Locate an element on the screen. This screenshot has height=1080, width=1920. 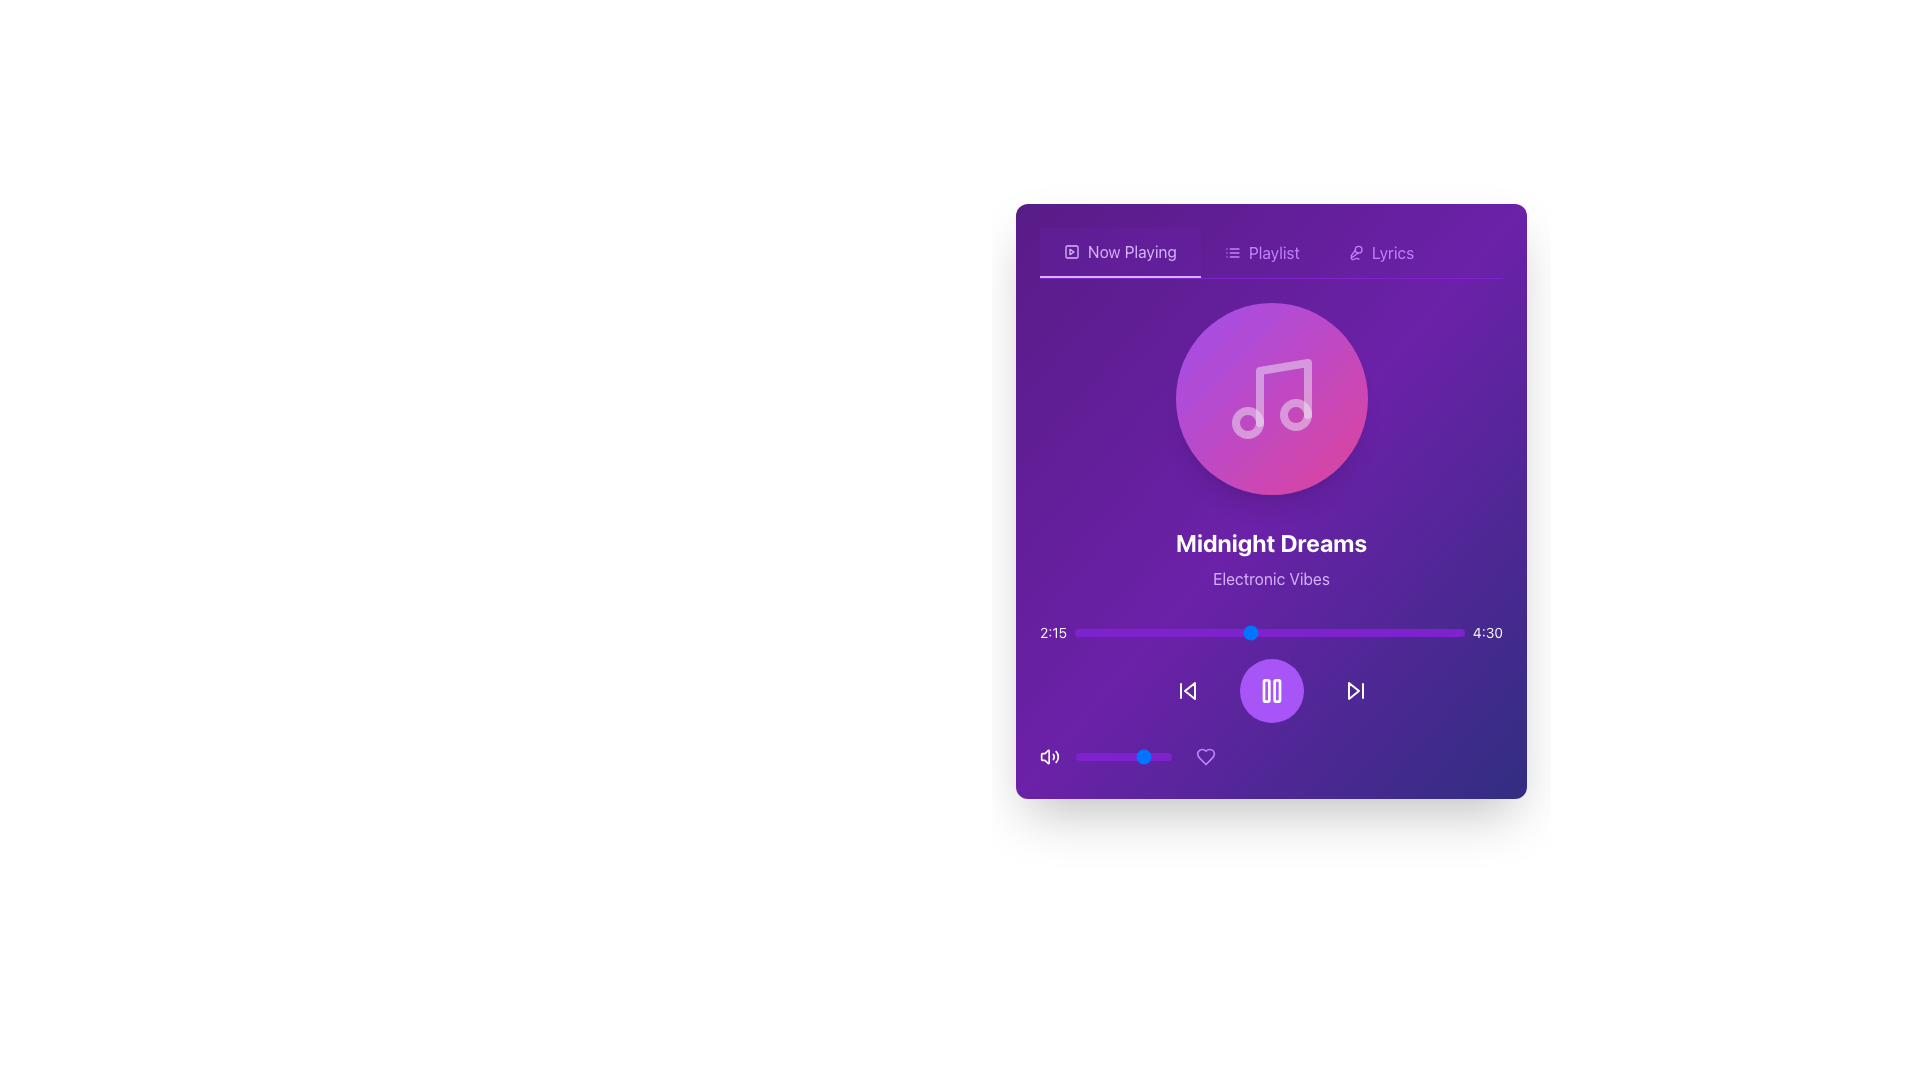
the music note icon, which is the first circular shape at the bottom left corner of the larger circular gradient background is located at coordinates (1246, 422).